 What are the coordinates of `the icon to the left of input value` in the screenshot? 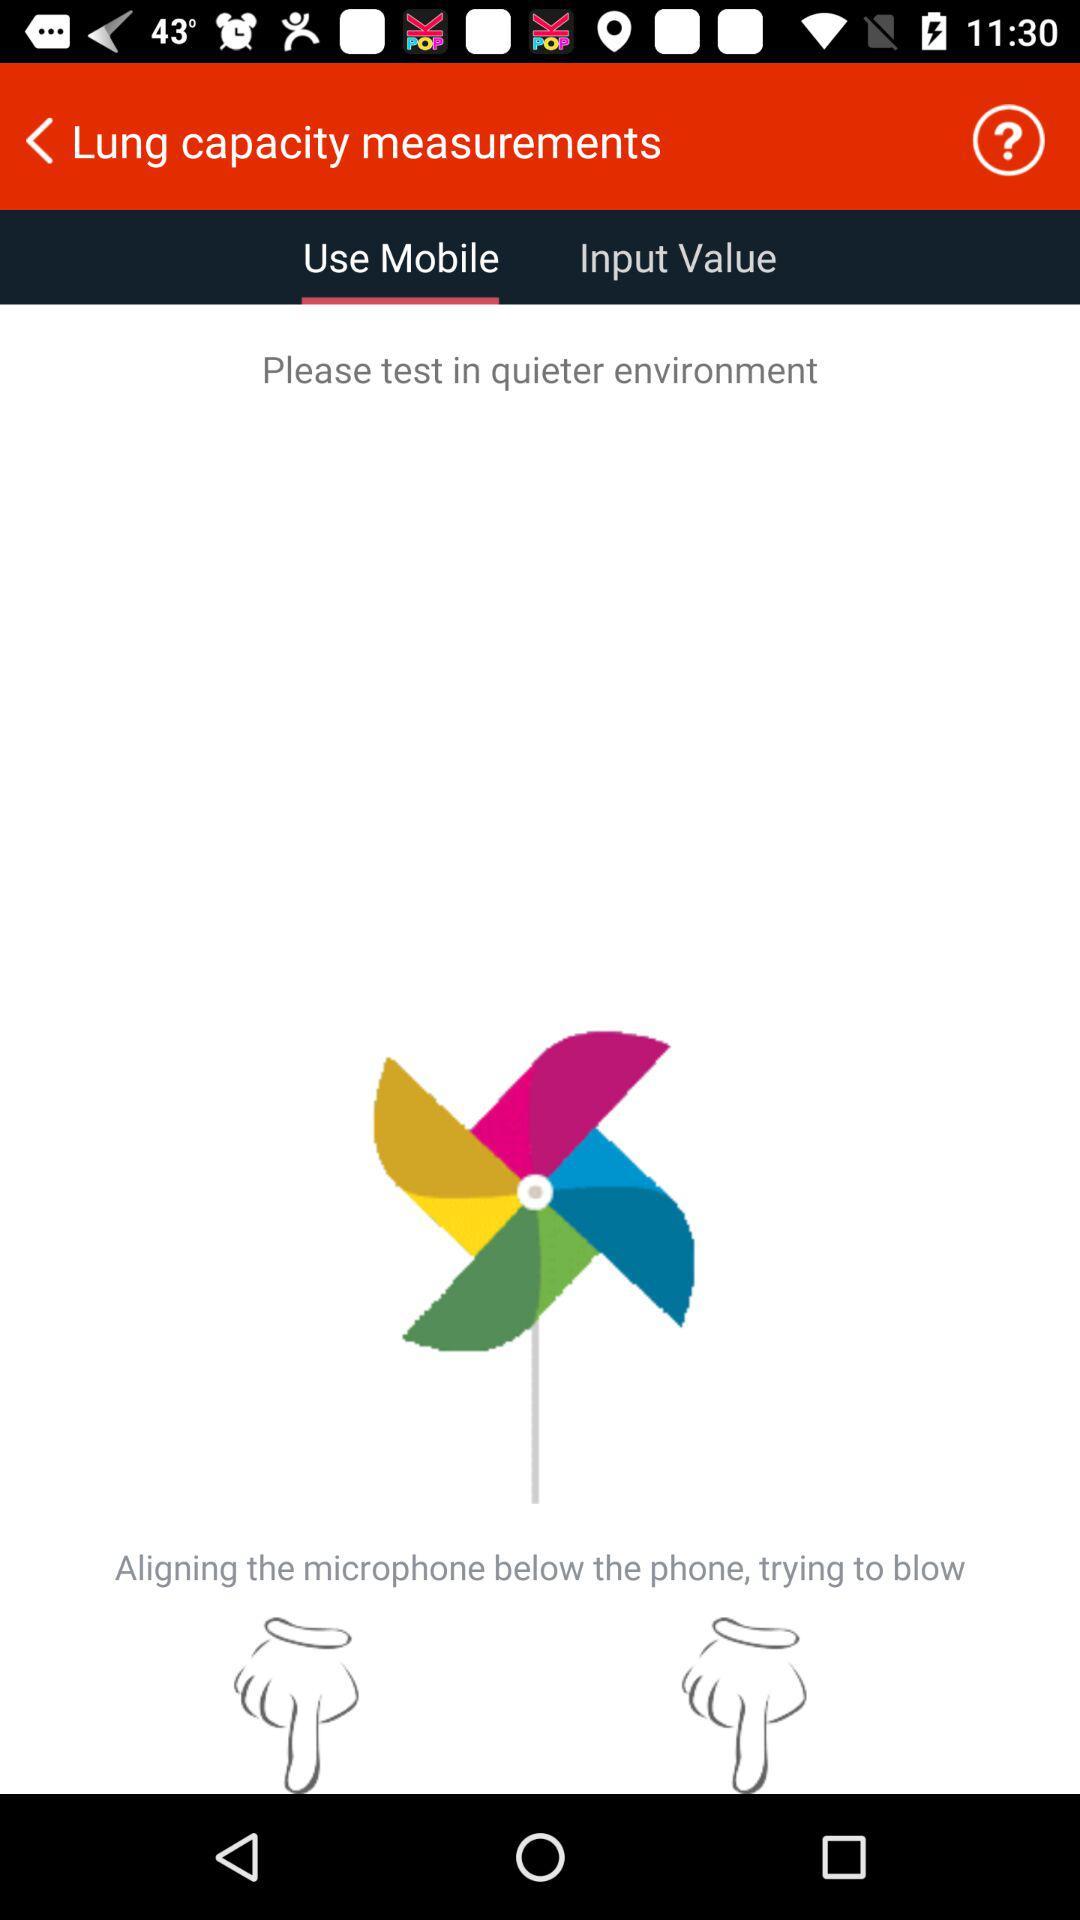 It's located at (401, 256).